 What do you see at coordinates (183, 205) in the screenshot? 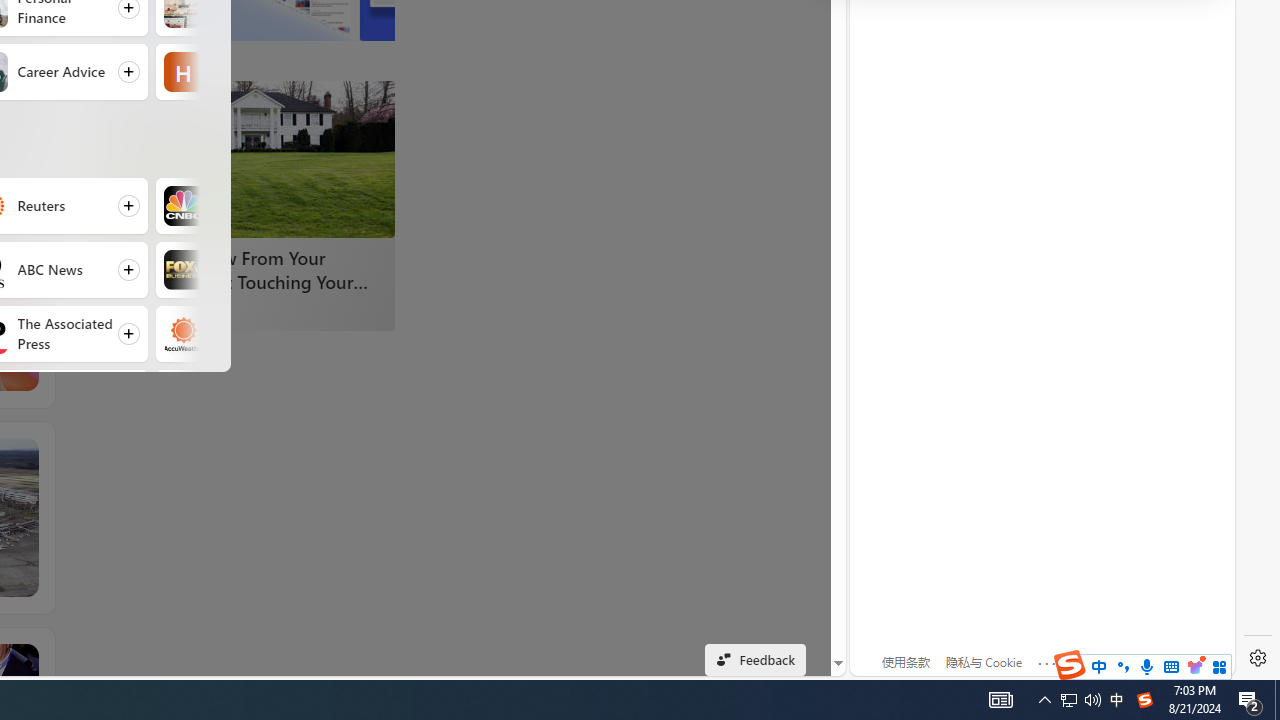
I see `'CNBC'` at bounding box center [183, 205].